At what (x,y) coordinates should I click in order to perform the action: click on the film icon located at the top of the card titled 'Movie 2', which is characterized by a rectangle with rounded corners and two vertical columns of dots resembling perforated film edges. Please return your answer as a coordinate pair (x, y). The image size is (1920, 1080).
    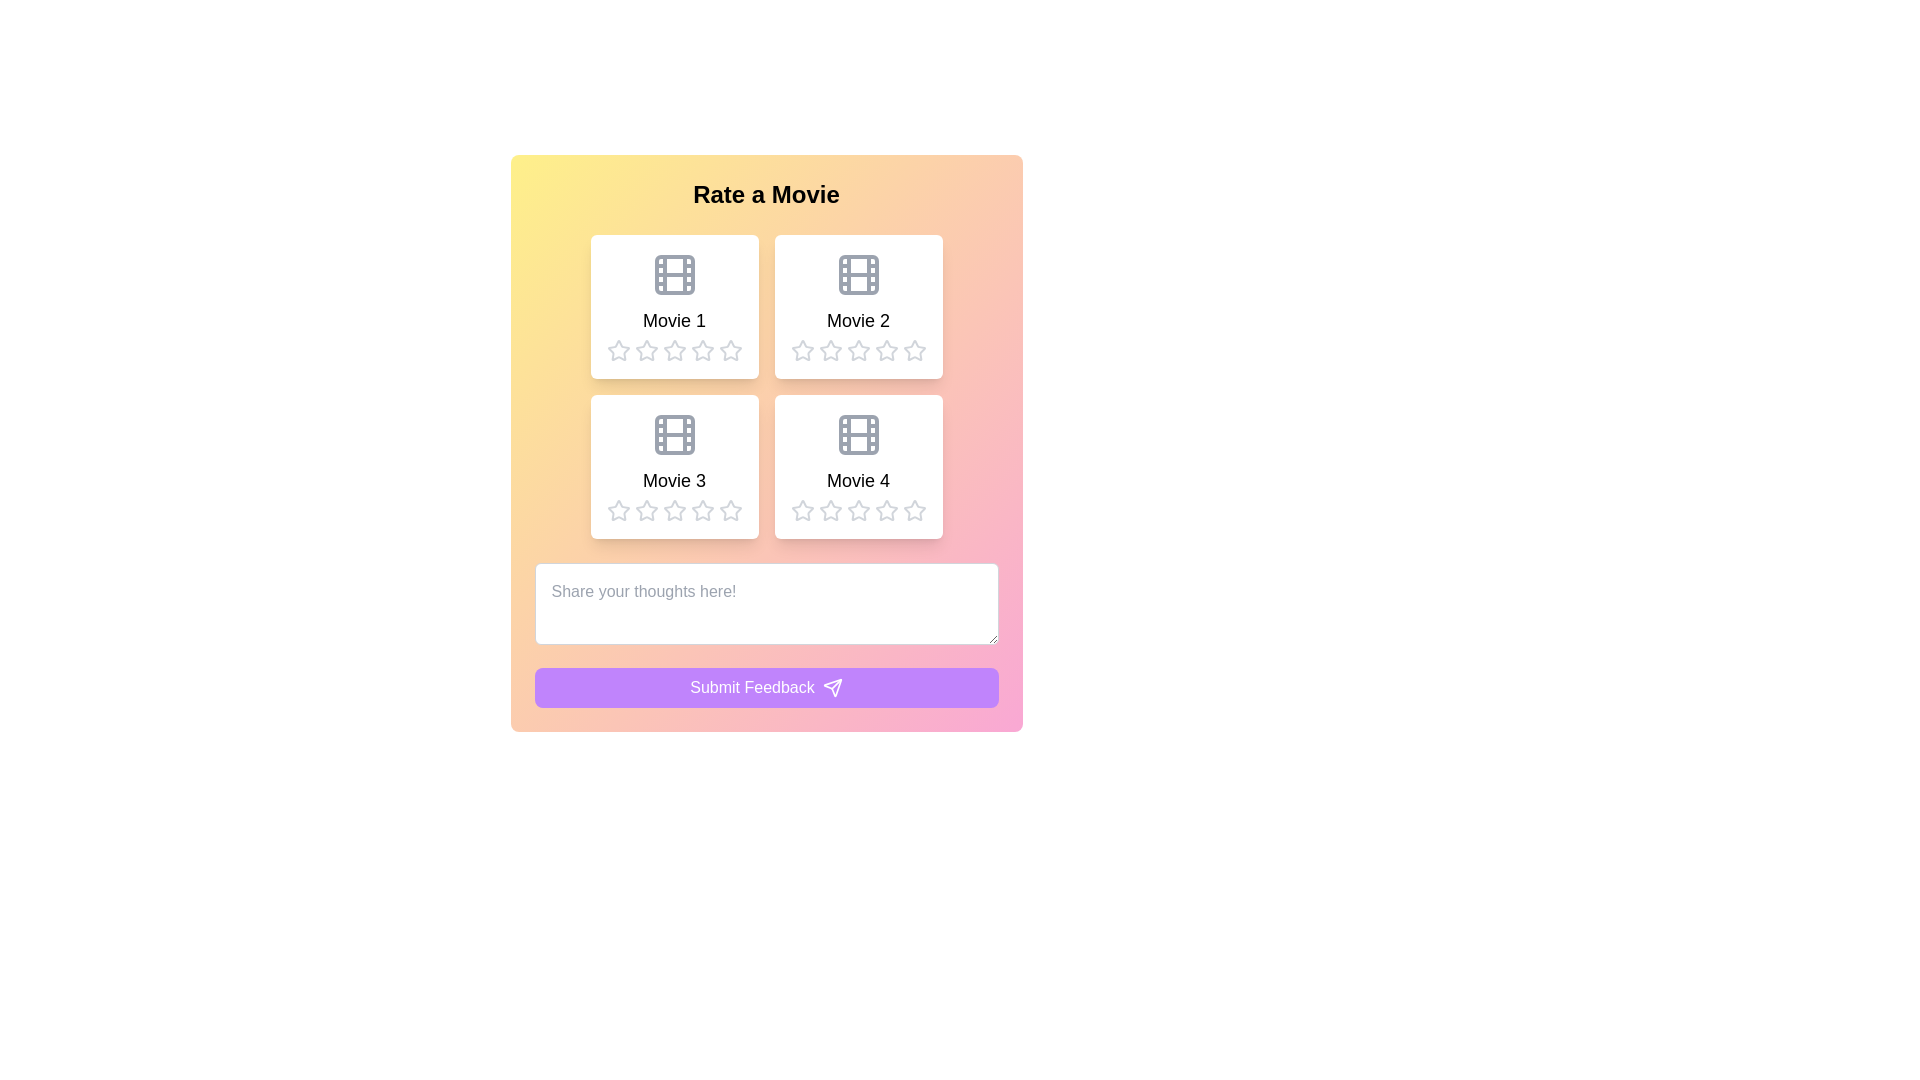
    Looking at the image, I should click on (858, 274).